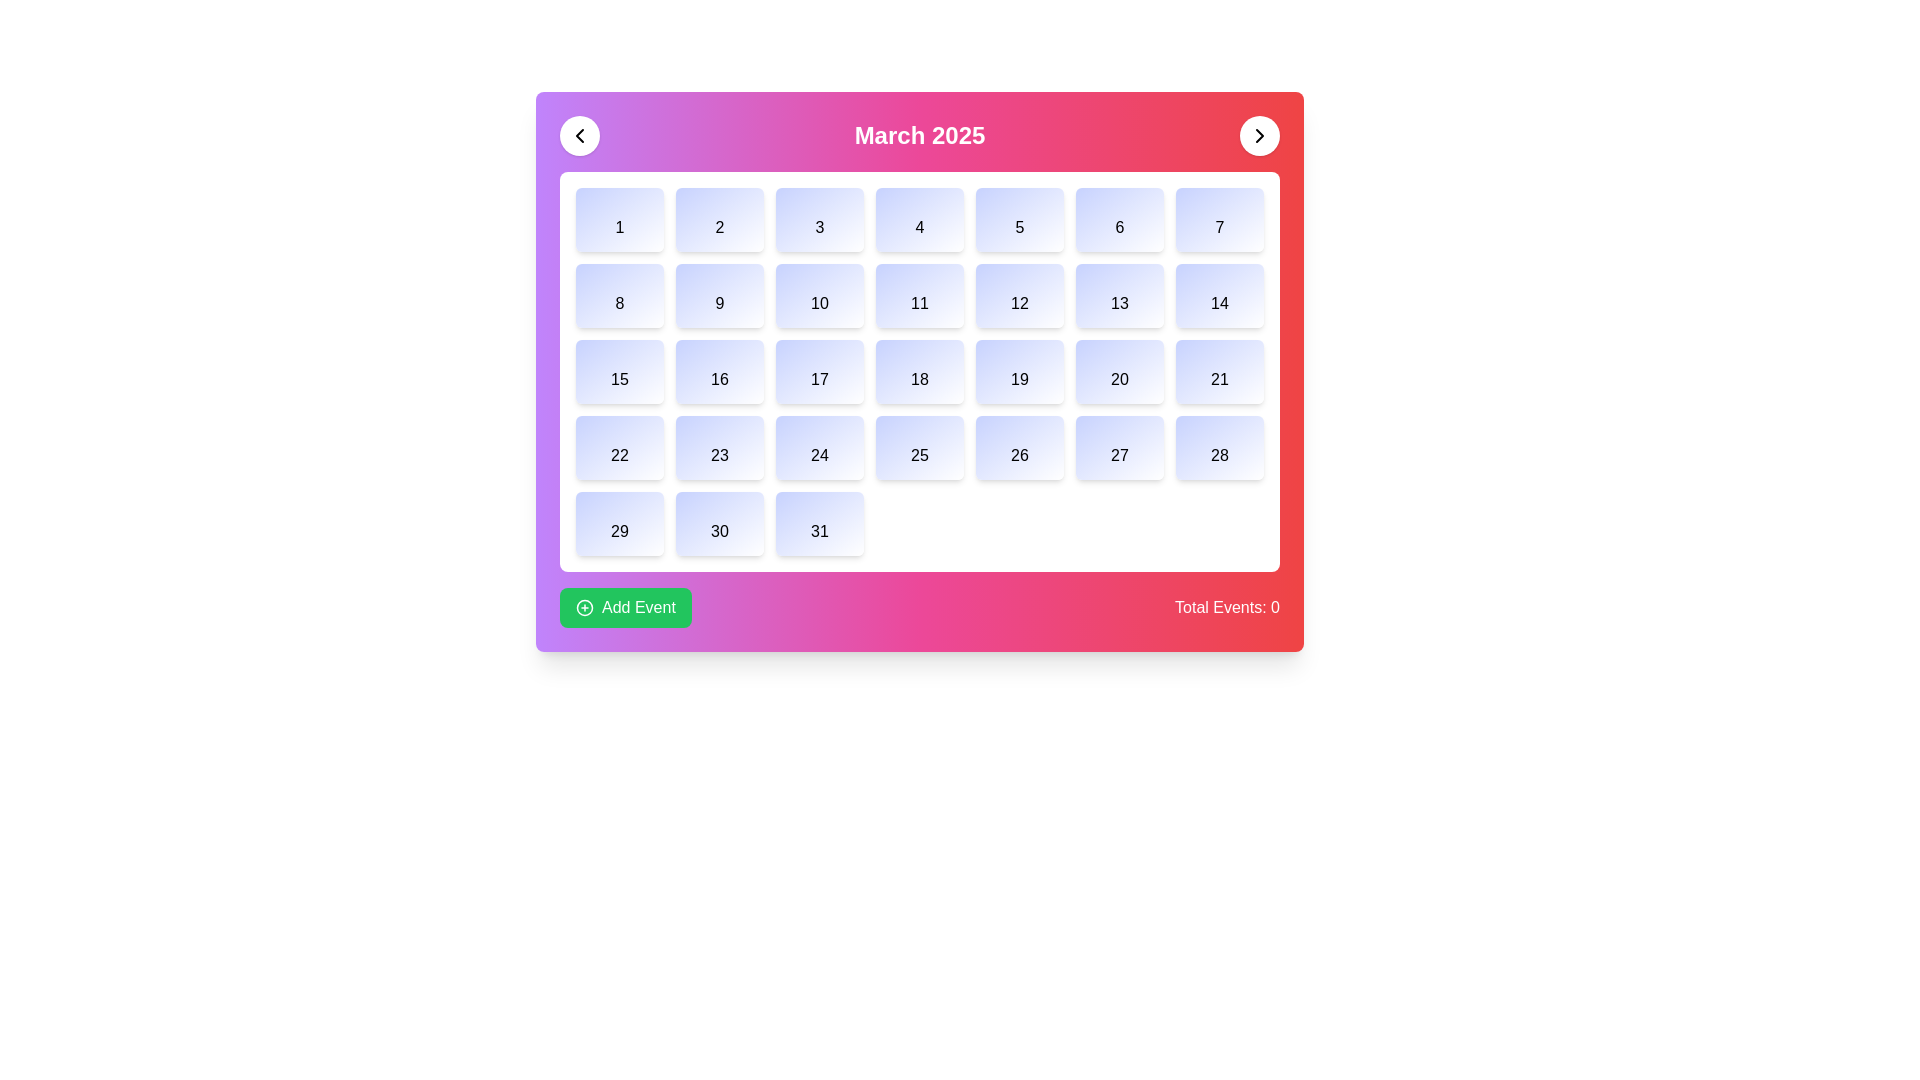  What do you see at coordinates (584, 607) in the screenshot?
I see `the 'Add Event' button, which is visually complemented by the decorative SVG circle located at the bottom-left of the calendar interface` at bounding box center [584, 607].